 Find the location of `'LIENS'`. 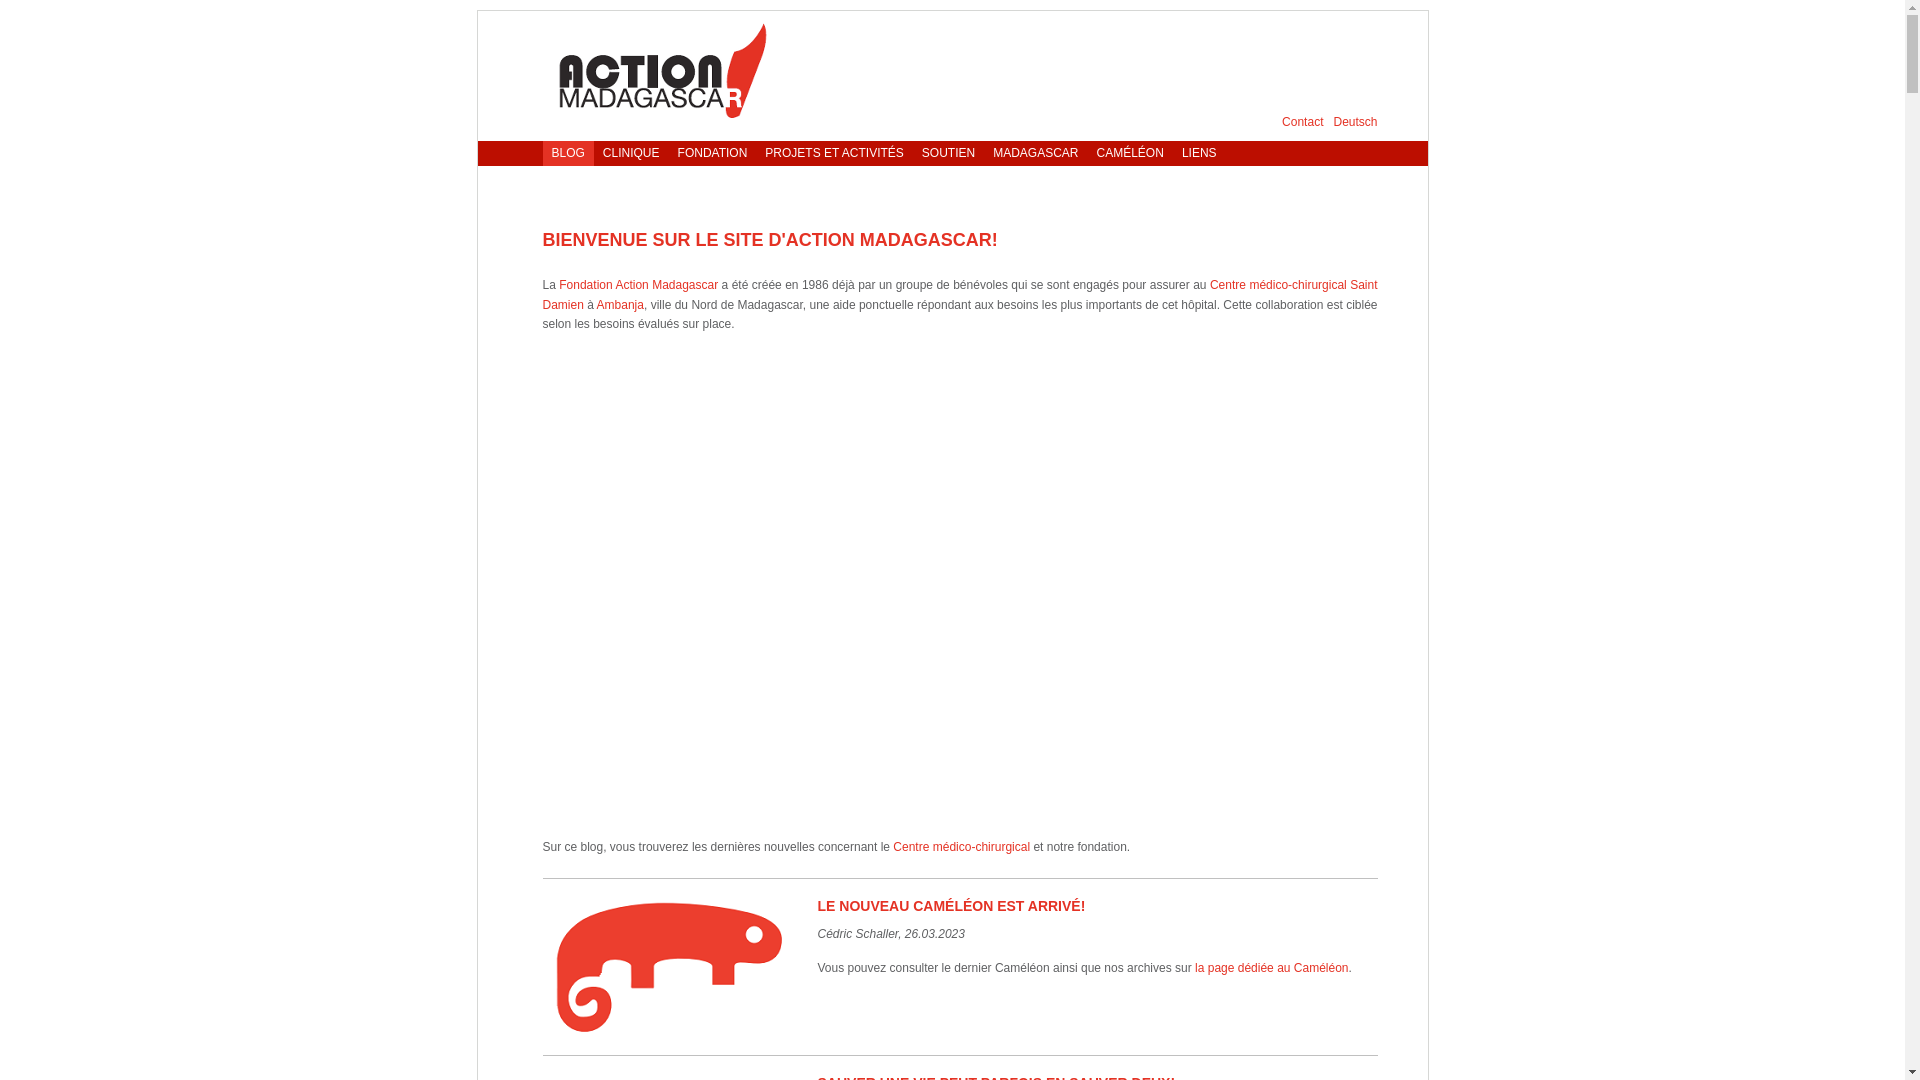

'LIENS' is located at coordinates (1199, 152).